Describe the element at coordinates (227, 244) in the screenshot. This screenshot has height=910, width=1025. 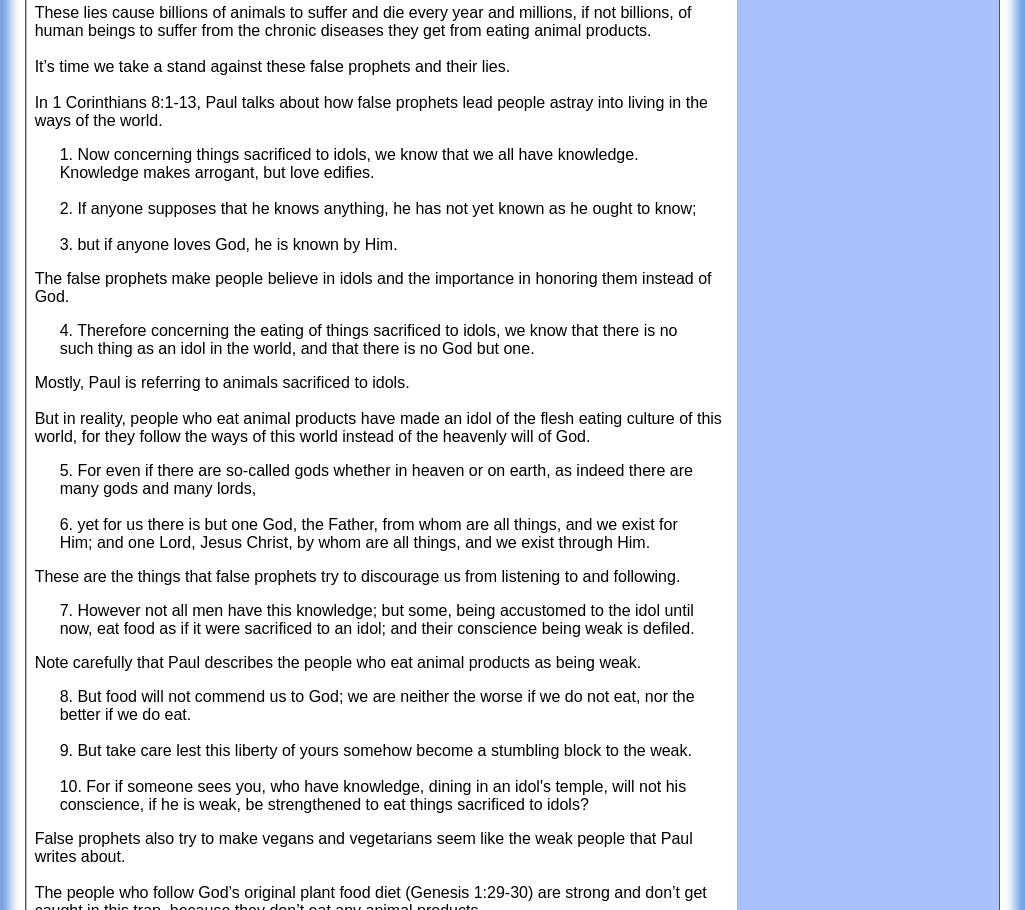
I see `'3. but if anyone loves God, he is known by Him.'` at that location.